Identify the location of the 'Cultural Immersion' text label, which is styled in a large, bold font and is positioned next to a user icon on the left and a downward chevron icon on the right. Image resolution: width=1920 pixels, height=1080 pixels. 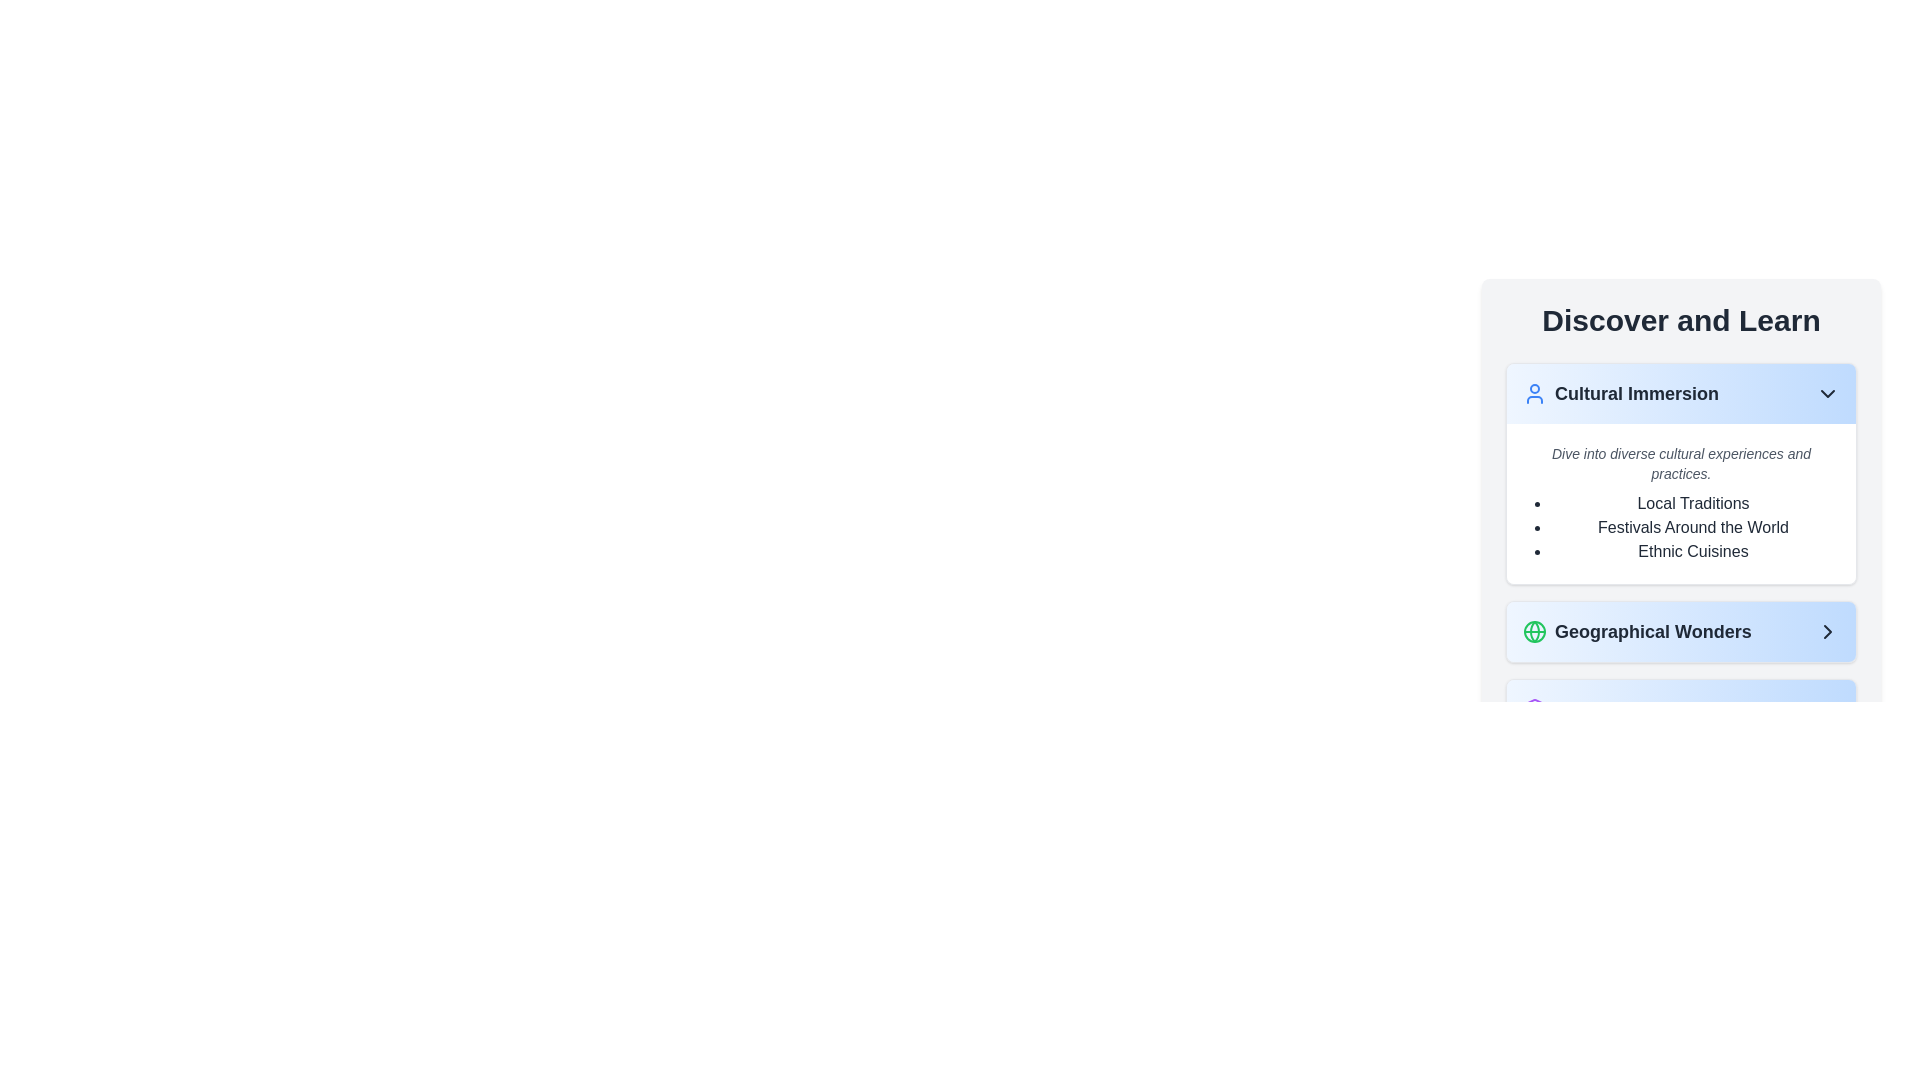
(1621, 393).